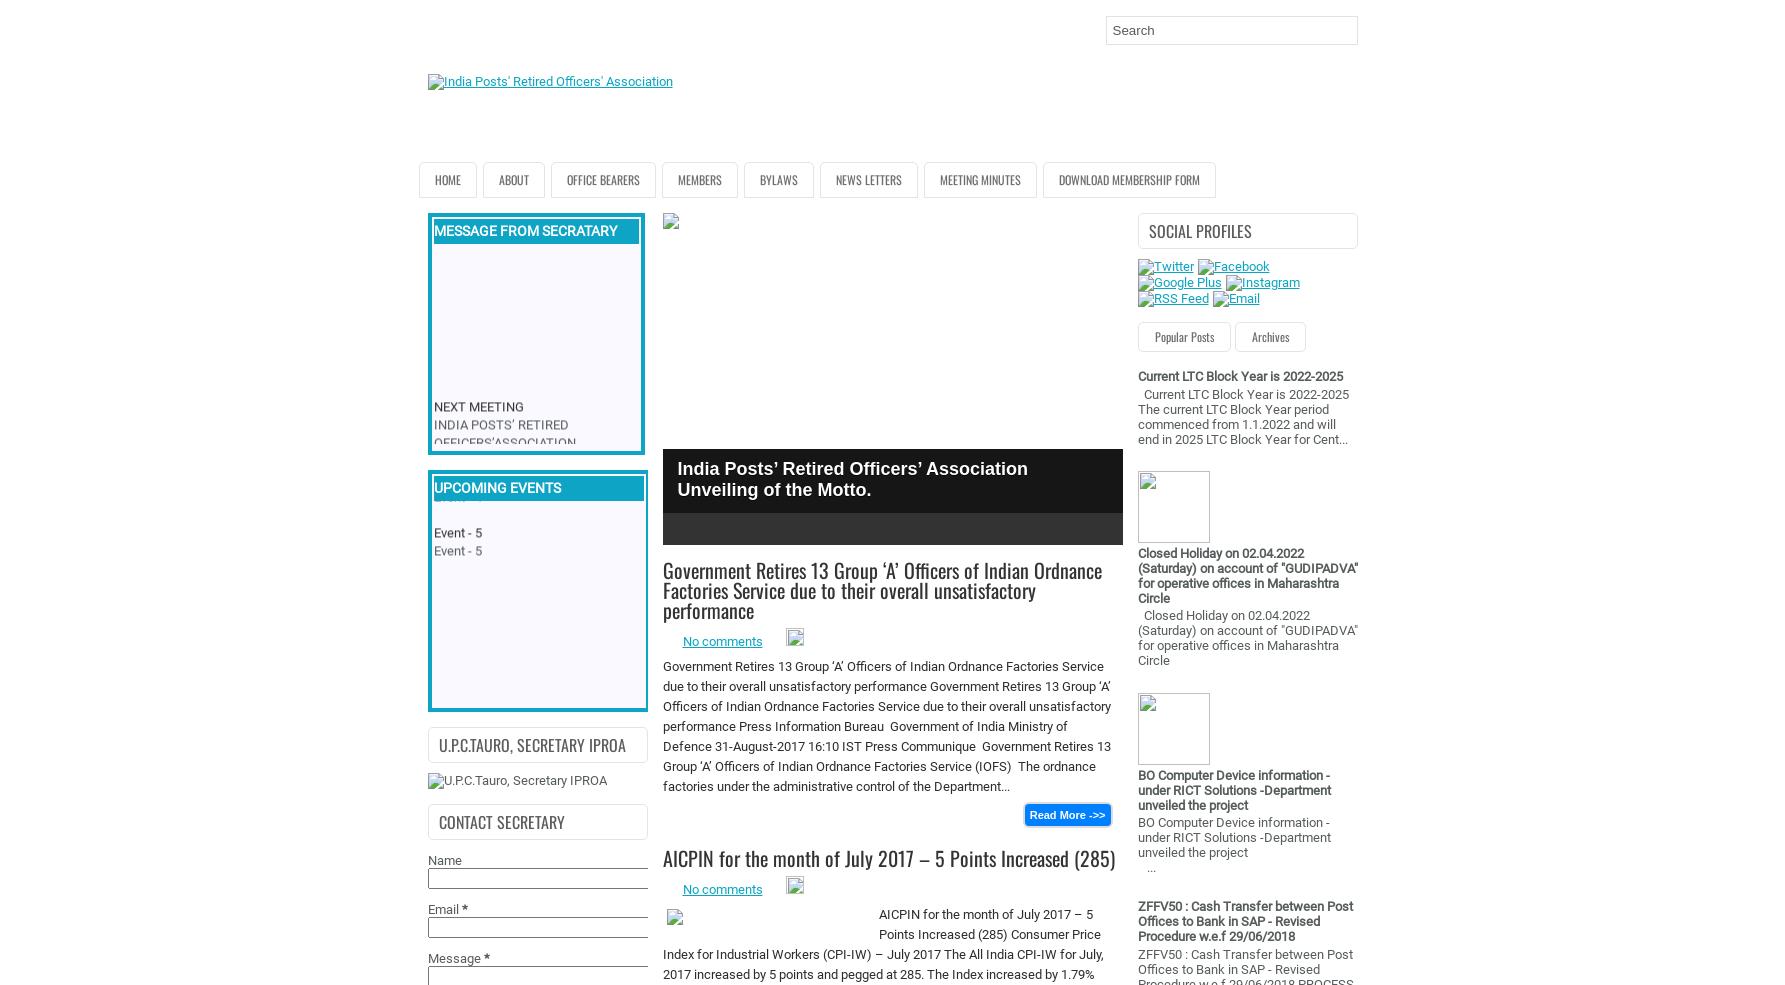 Image resolution: width=1785 pixels, height=985 pixels. Describe the element at coordinates (524, 229) in the screenshot. I see `'MESSAGE FROM SECRATARY'` at that location.